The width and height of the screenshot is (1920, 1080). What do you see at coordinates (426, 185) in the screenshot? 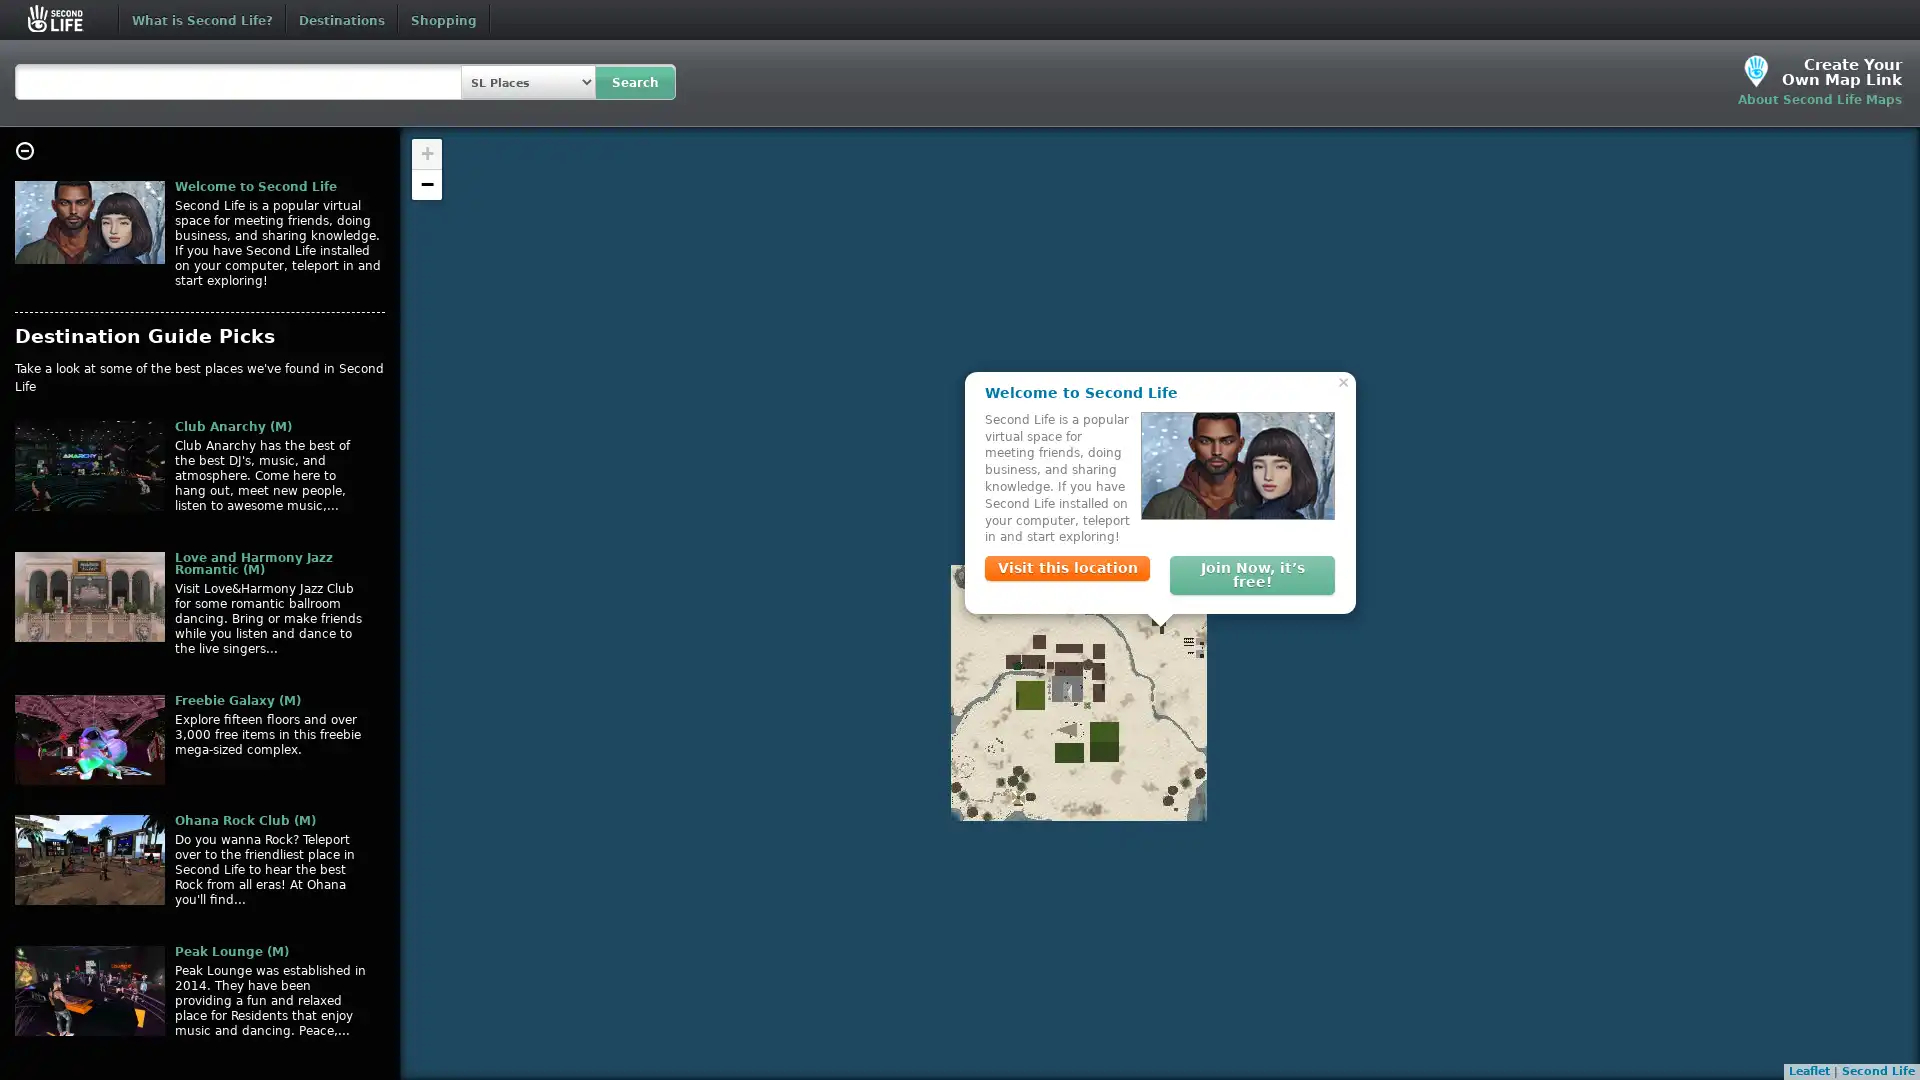
I see `Zoom out` at bounding box center [426, 185].